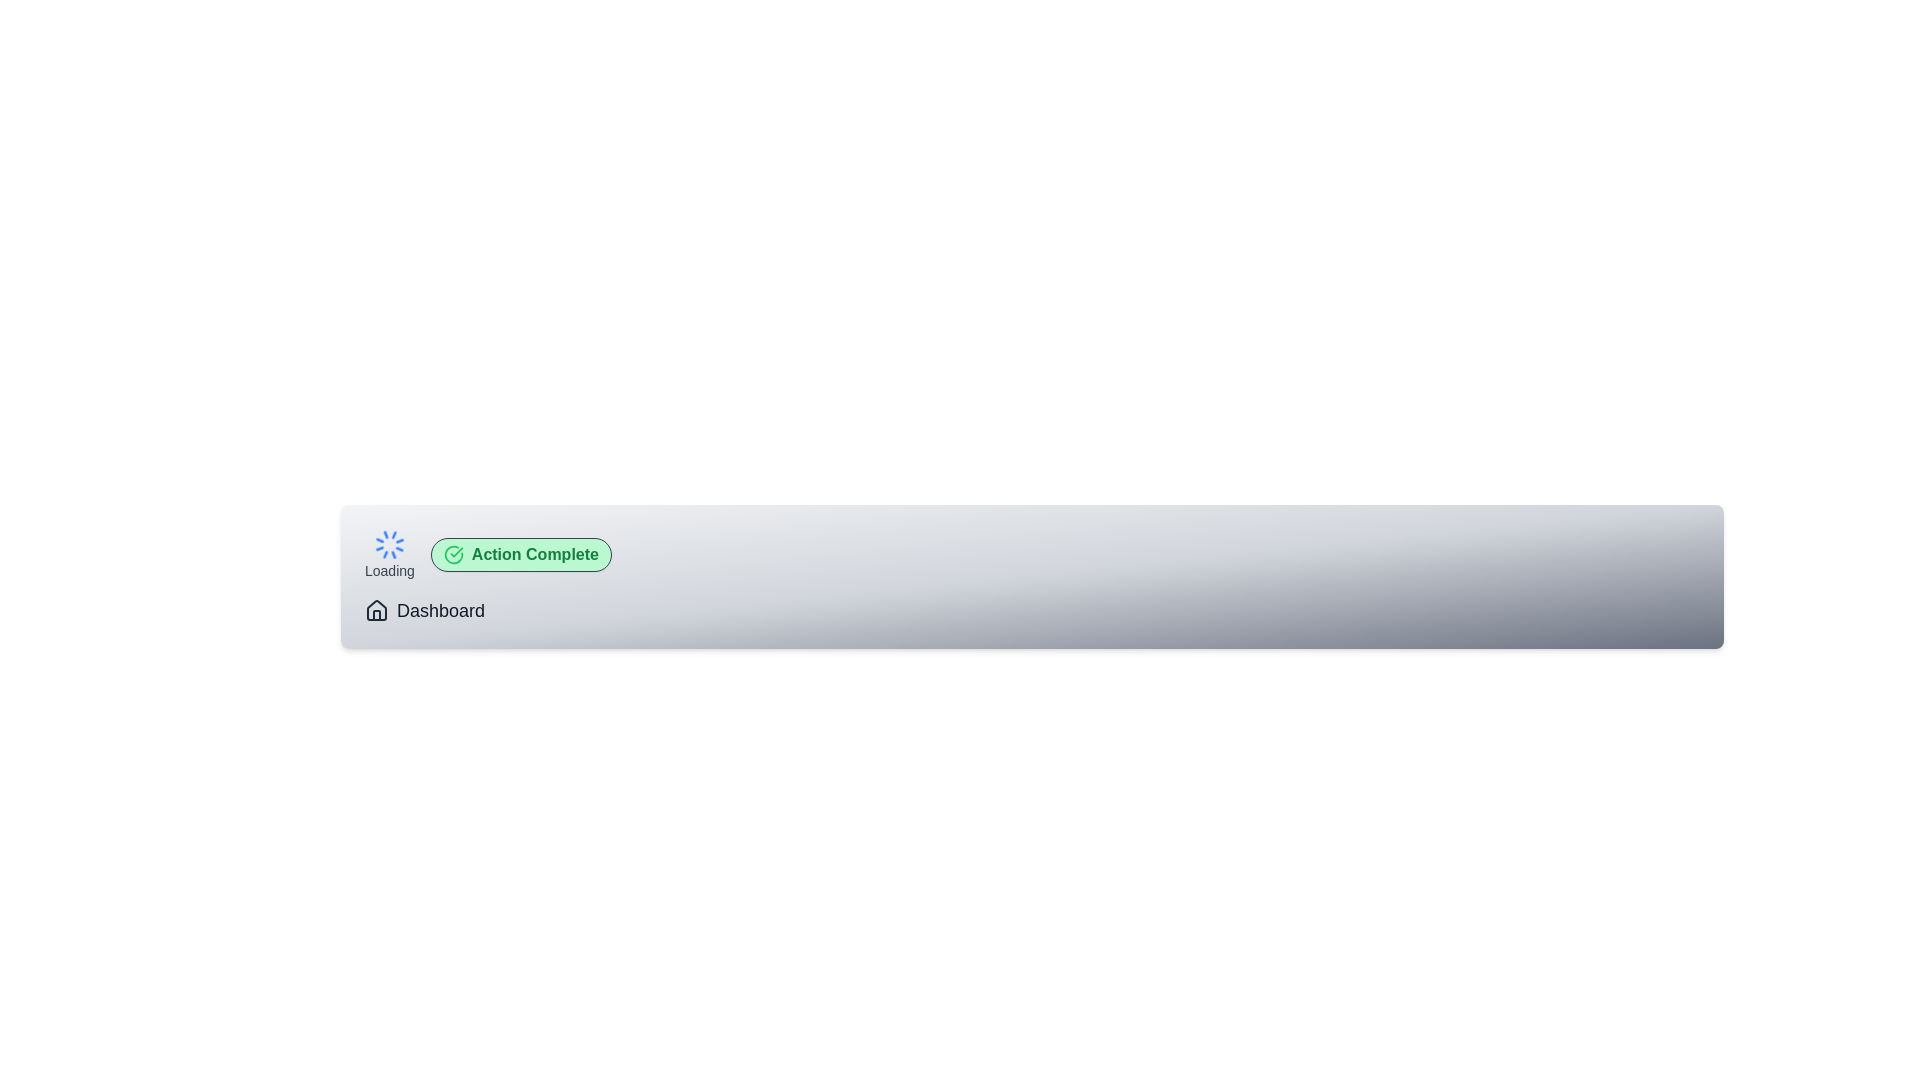  Describe the element at coordinates (521, 555) in the screenshot. I see `the Status Indicator Badge with a green background and 'Action Complete' text` at that location.